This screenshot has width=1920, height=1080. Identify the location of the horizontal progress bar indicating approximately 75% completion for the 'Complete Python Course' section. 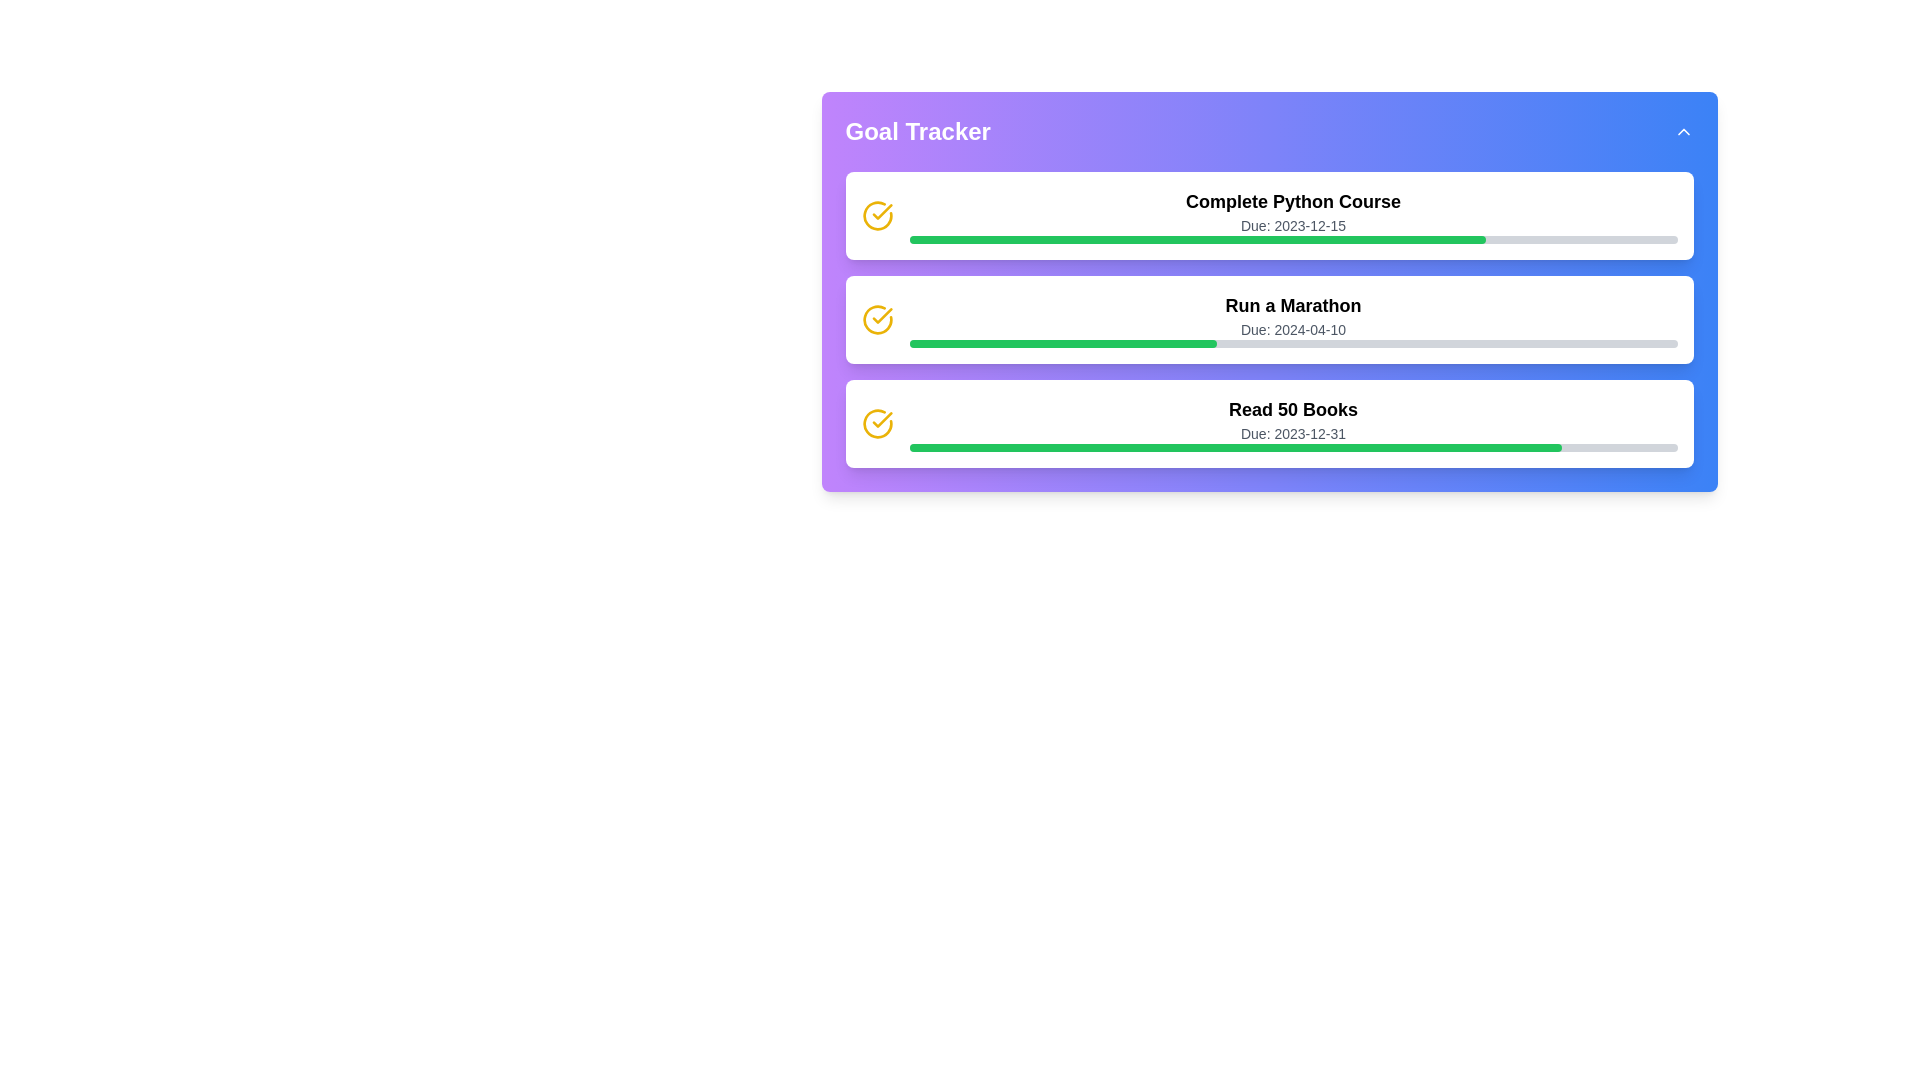
(1293, 238).